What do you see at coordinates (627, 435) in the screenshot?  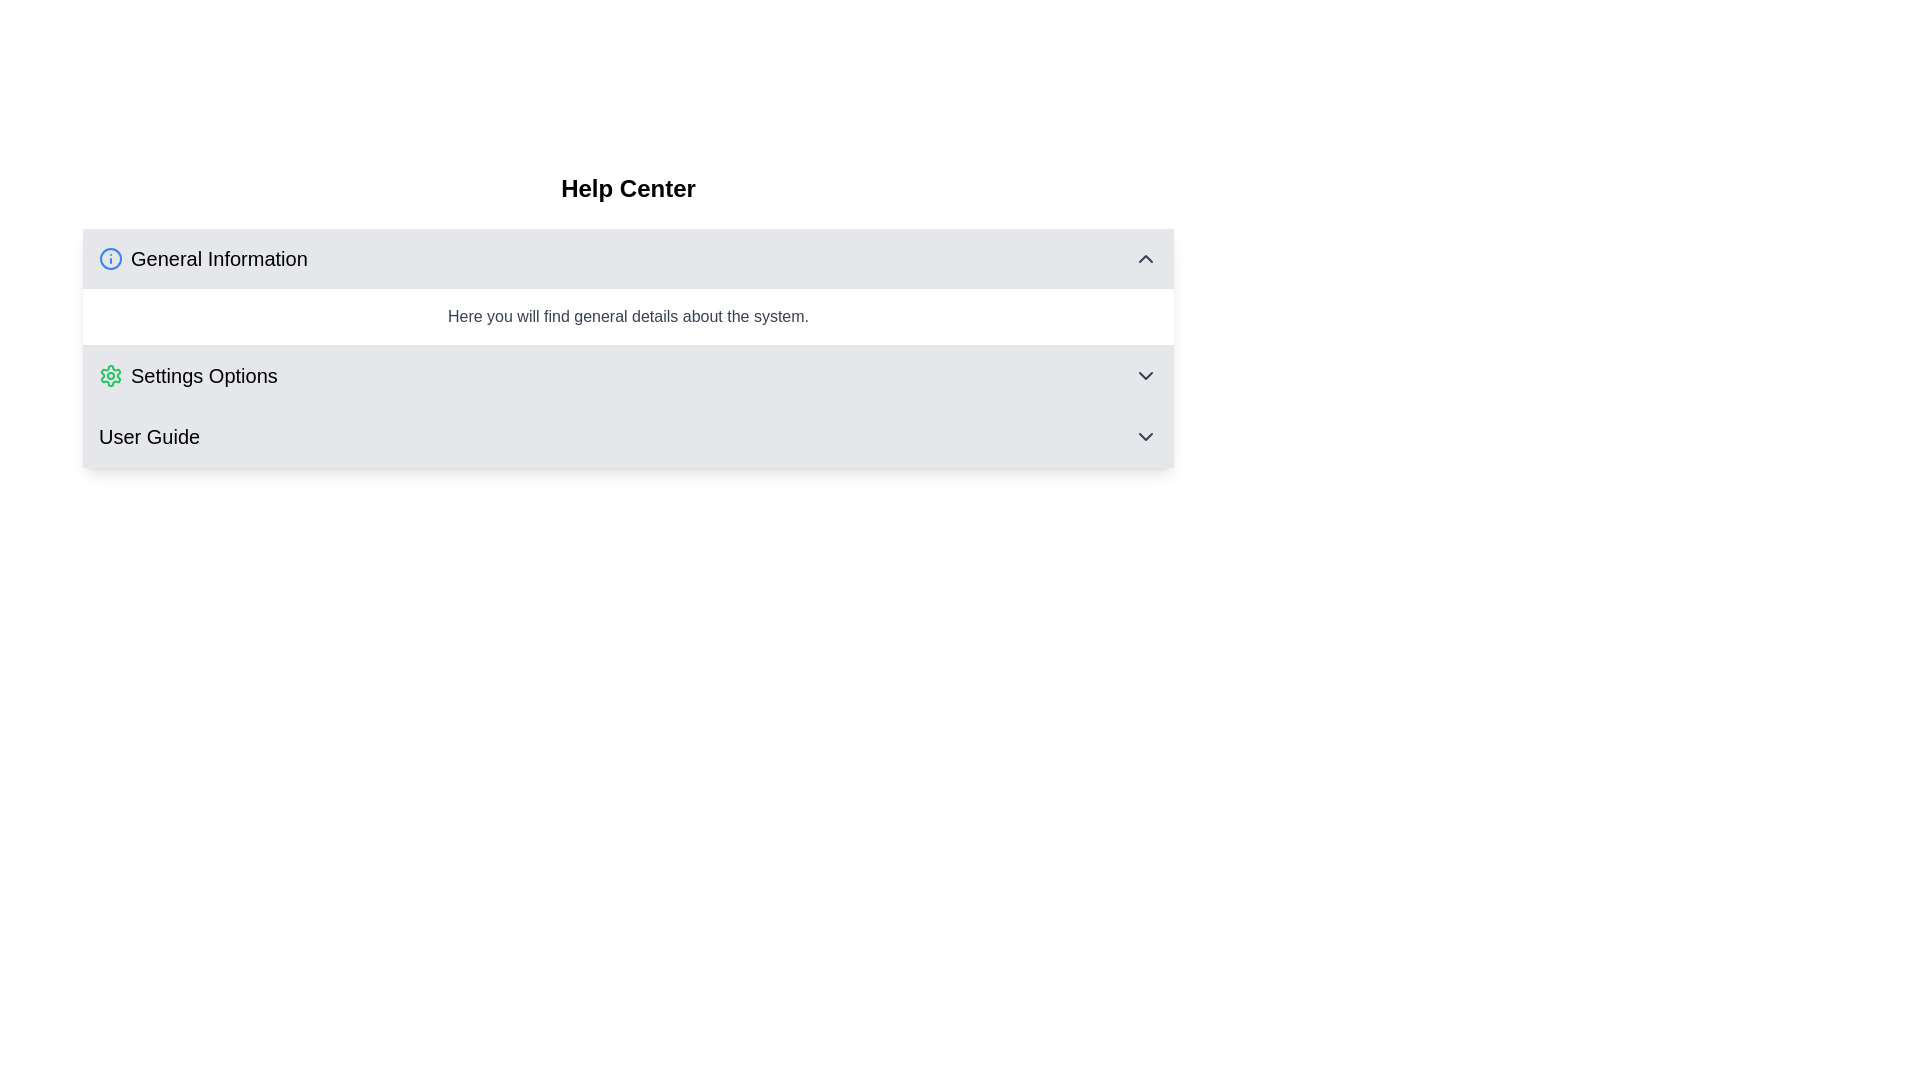 I see `the 'User Guide' button in the Help Center section` at bounding box center [627, 435].